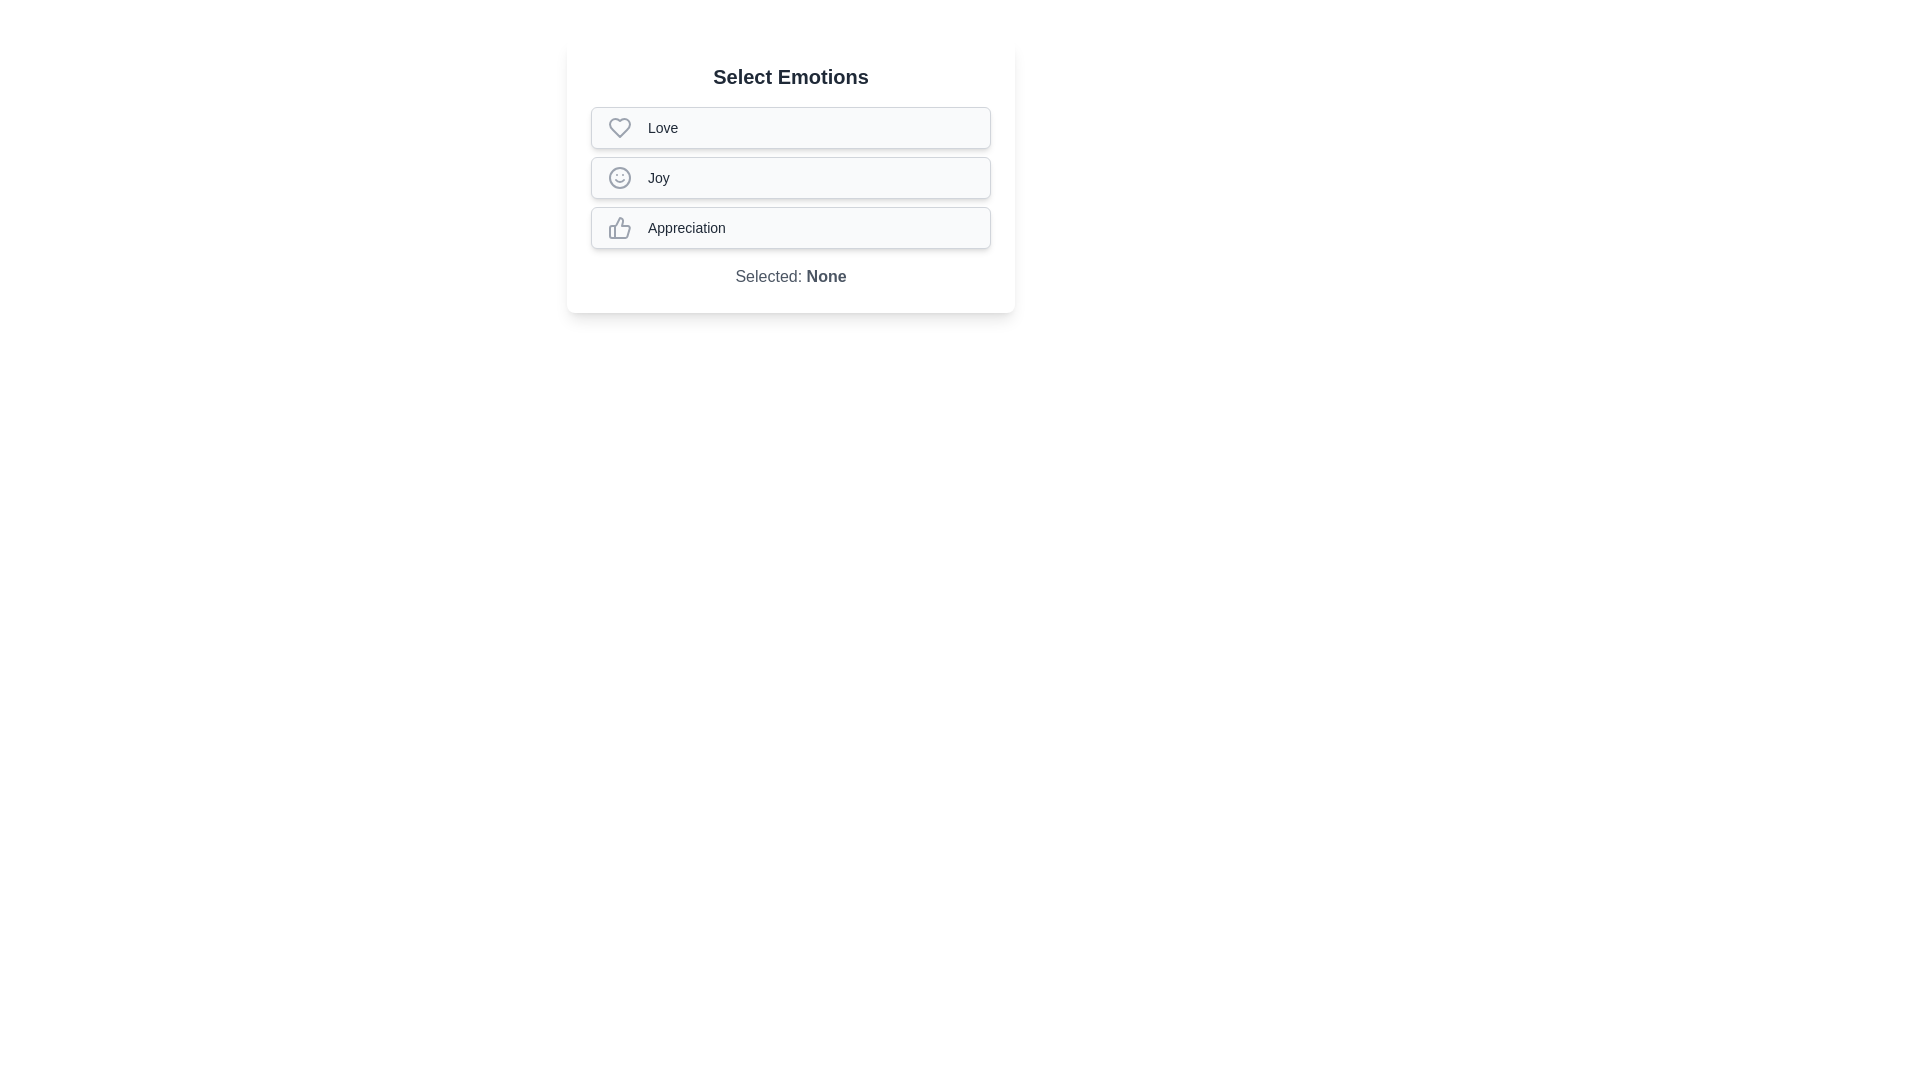 The height and width of the screenshot is (1080, 1920). I want to click on the Joy chip, so click(790, 176).